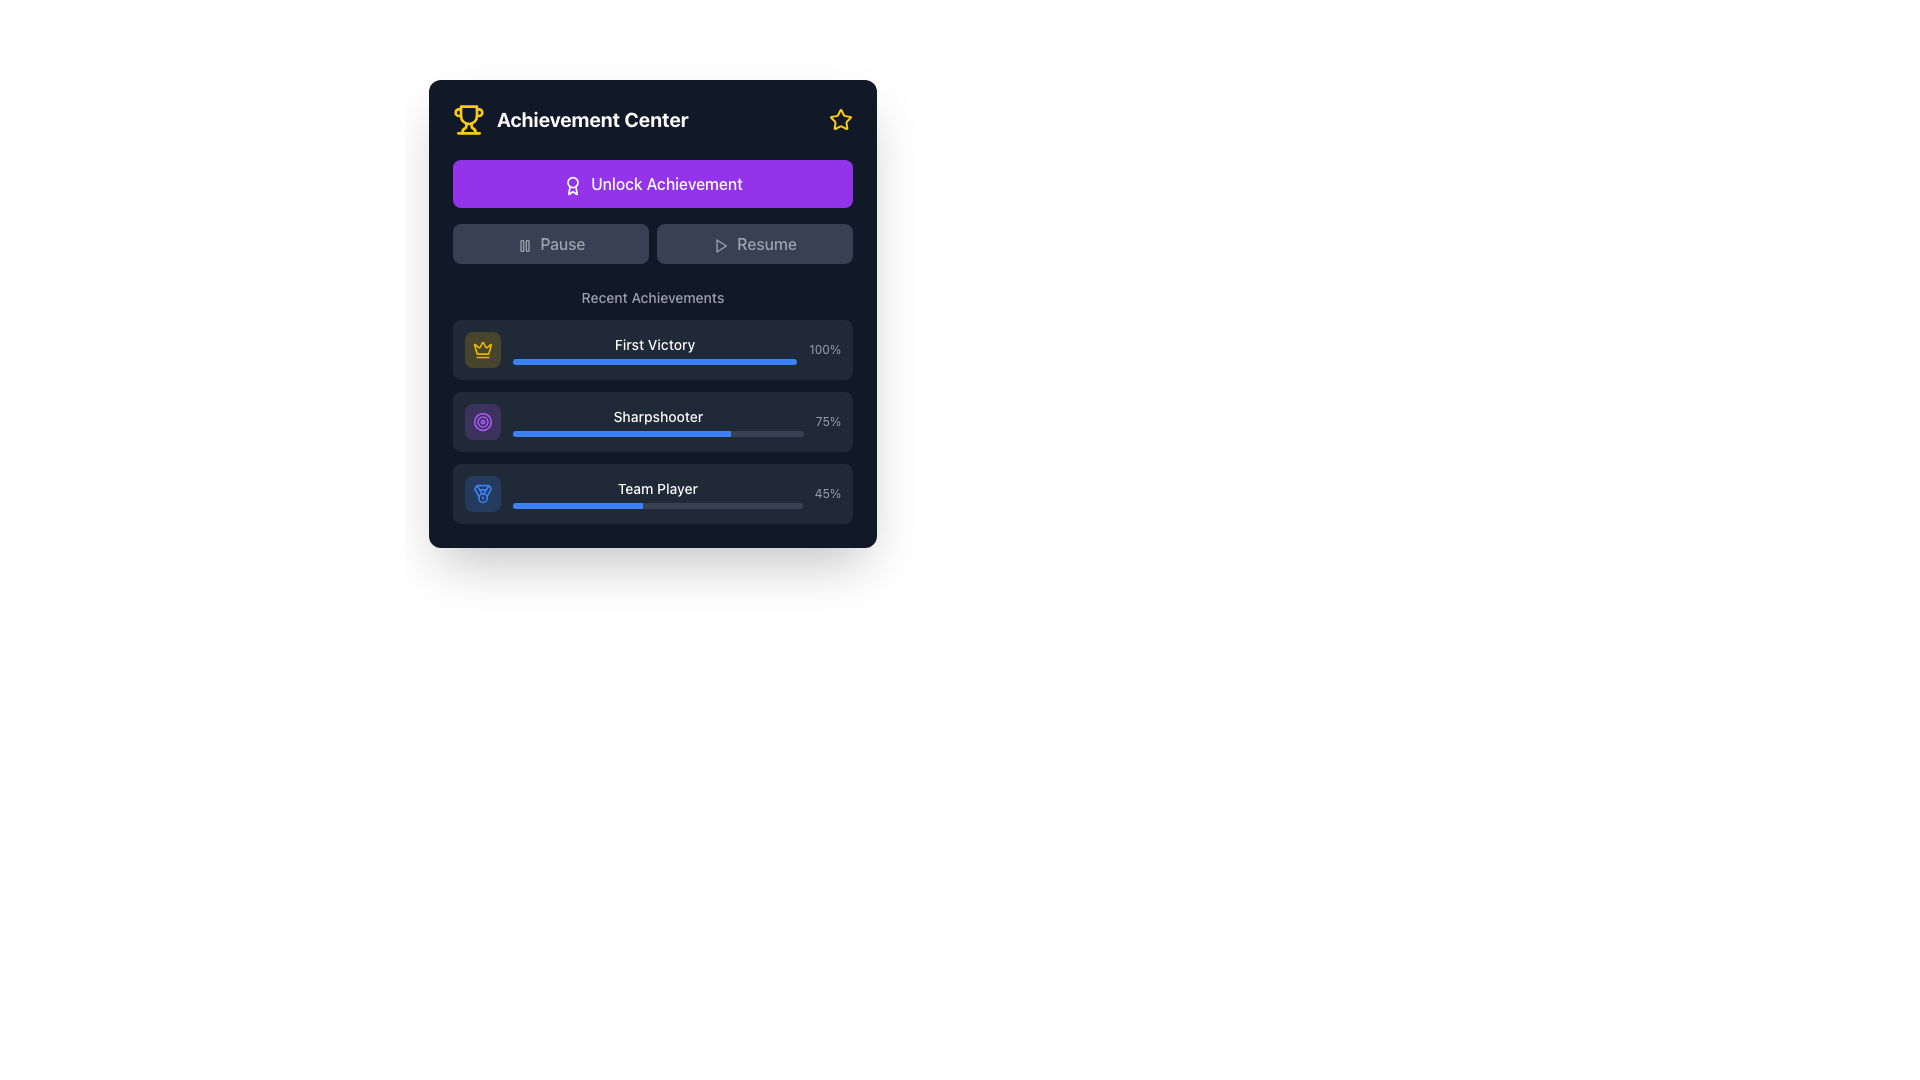  I want to click on the triangular-shaped play icon located in the top-right corner of the 'Achievement Center' UI panel, so click(720, 244).